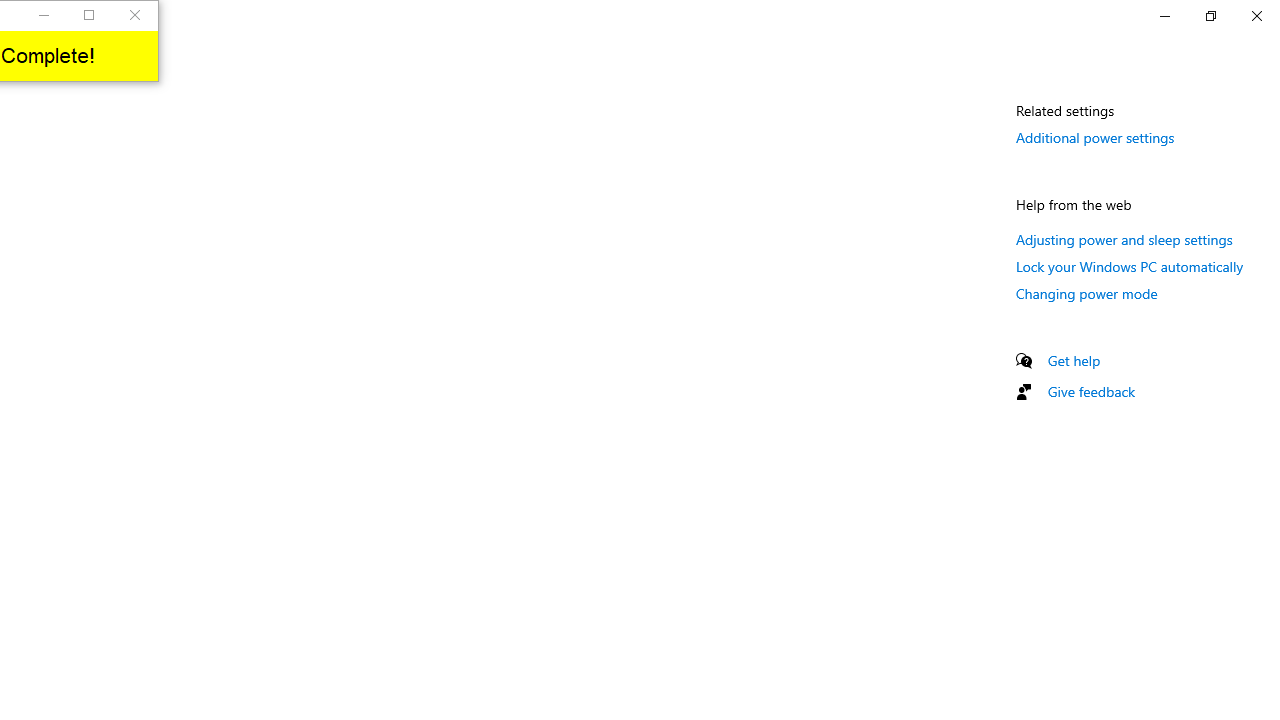 The image size is (1280, 720). What do you see at coordinates (1209, 15) in the screenshot?
I see `'Restore Settings'` at bounding box center [1209, 15].